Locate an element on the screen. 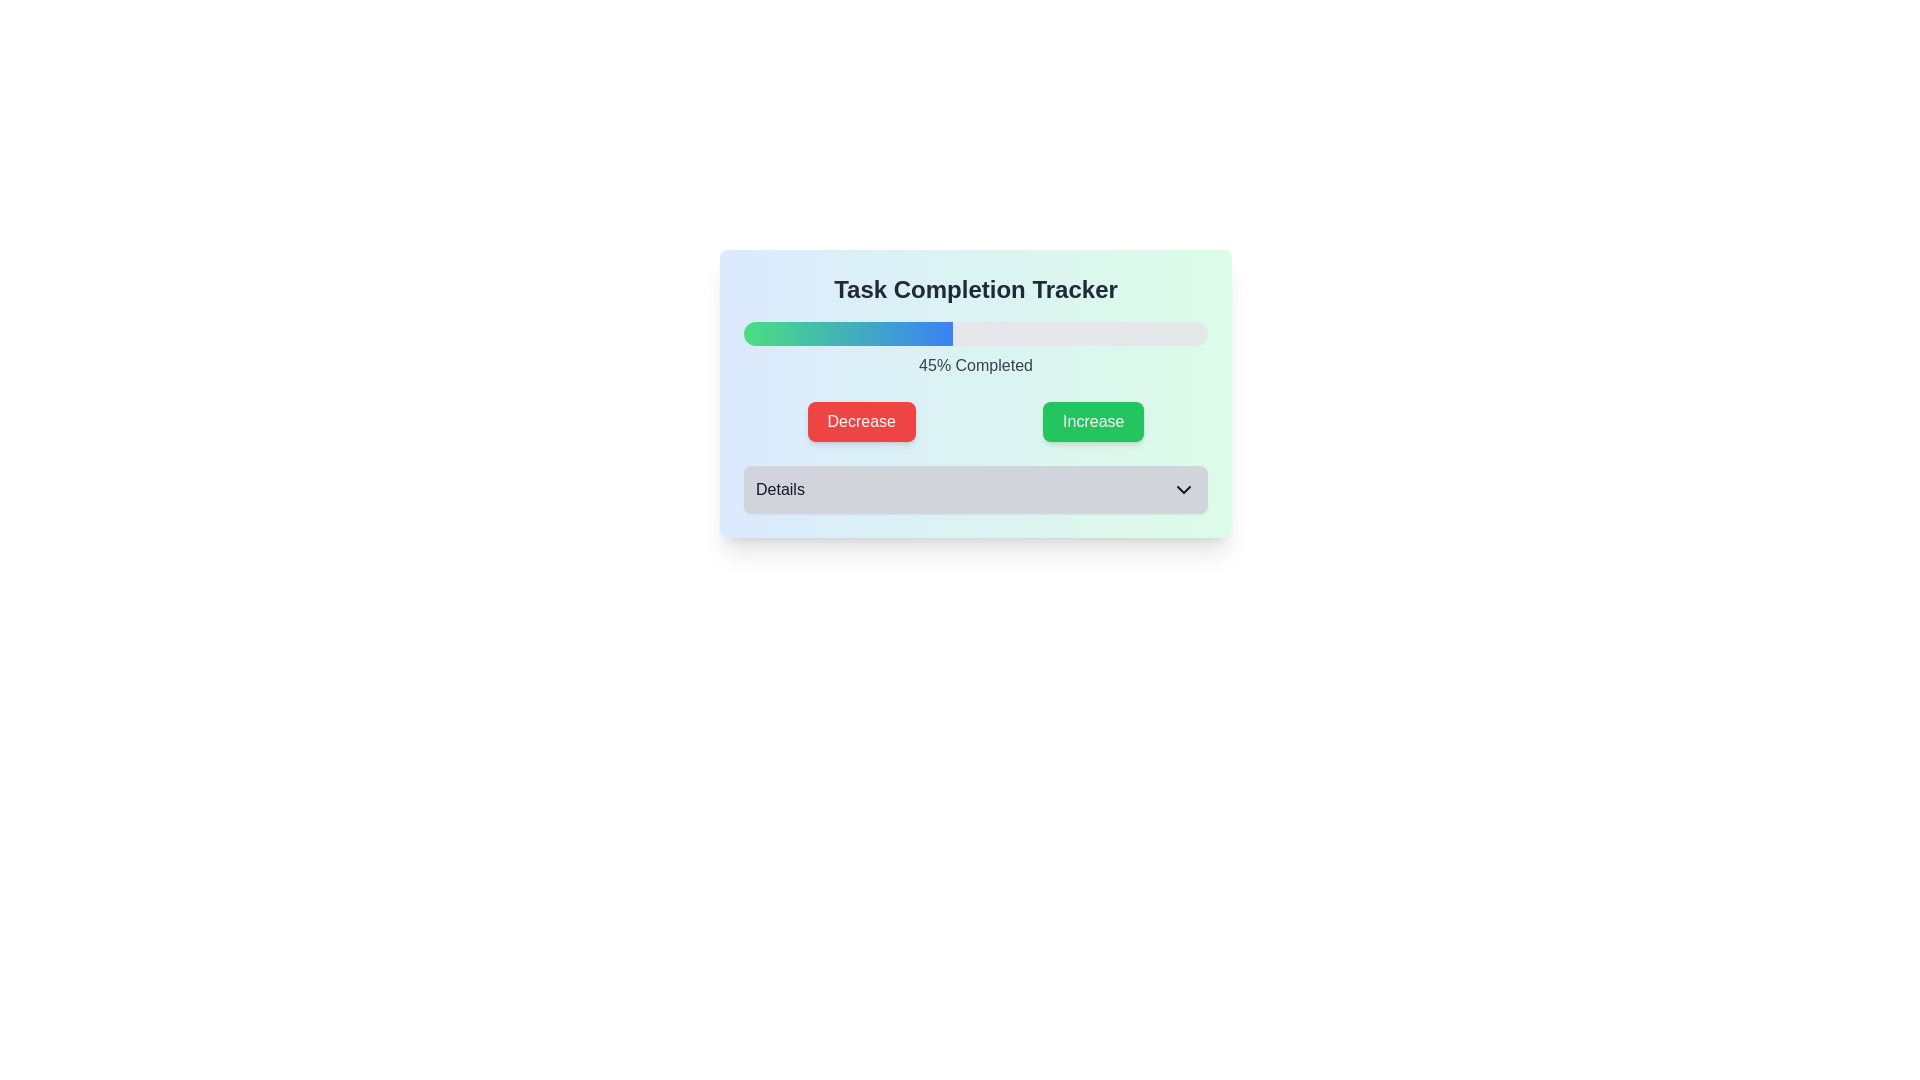  the chevron icon button located at the far right of the 'Details' bar is located at coordinates (1184, 489).